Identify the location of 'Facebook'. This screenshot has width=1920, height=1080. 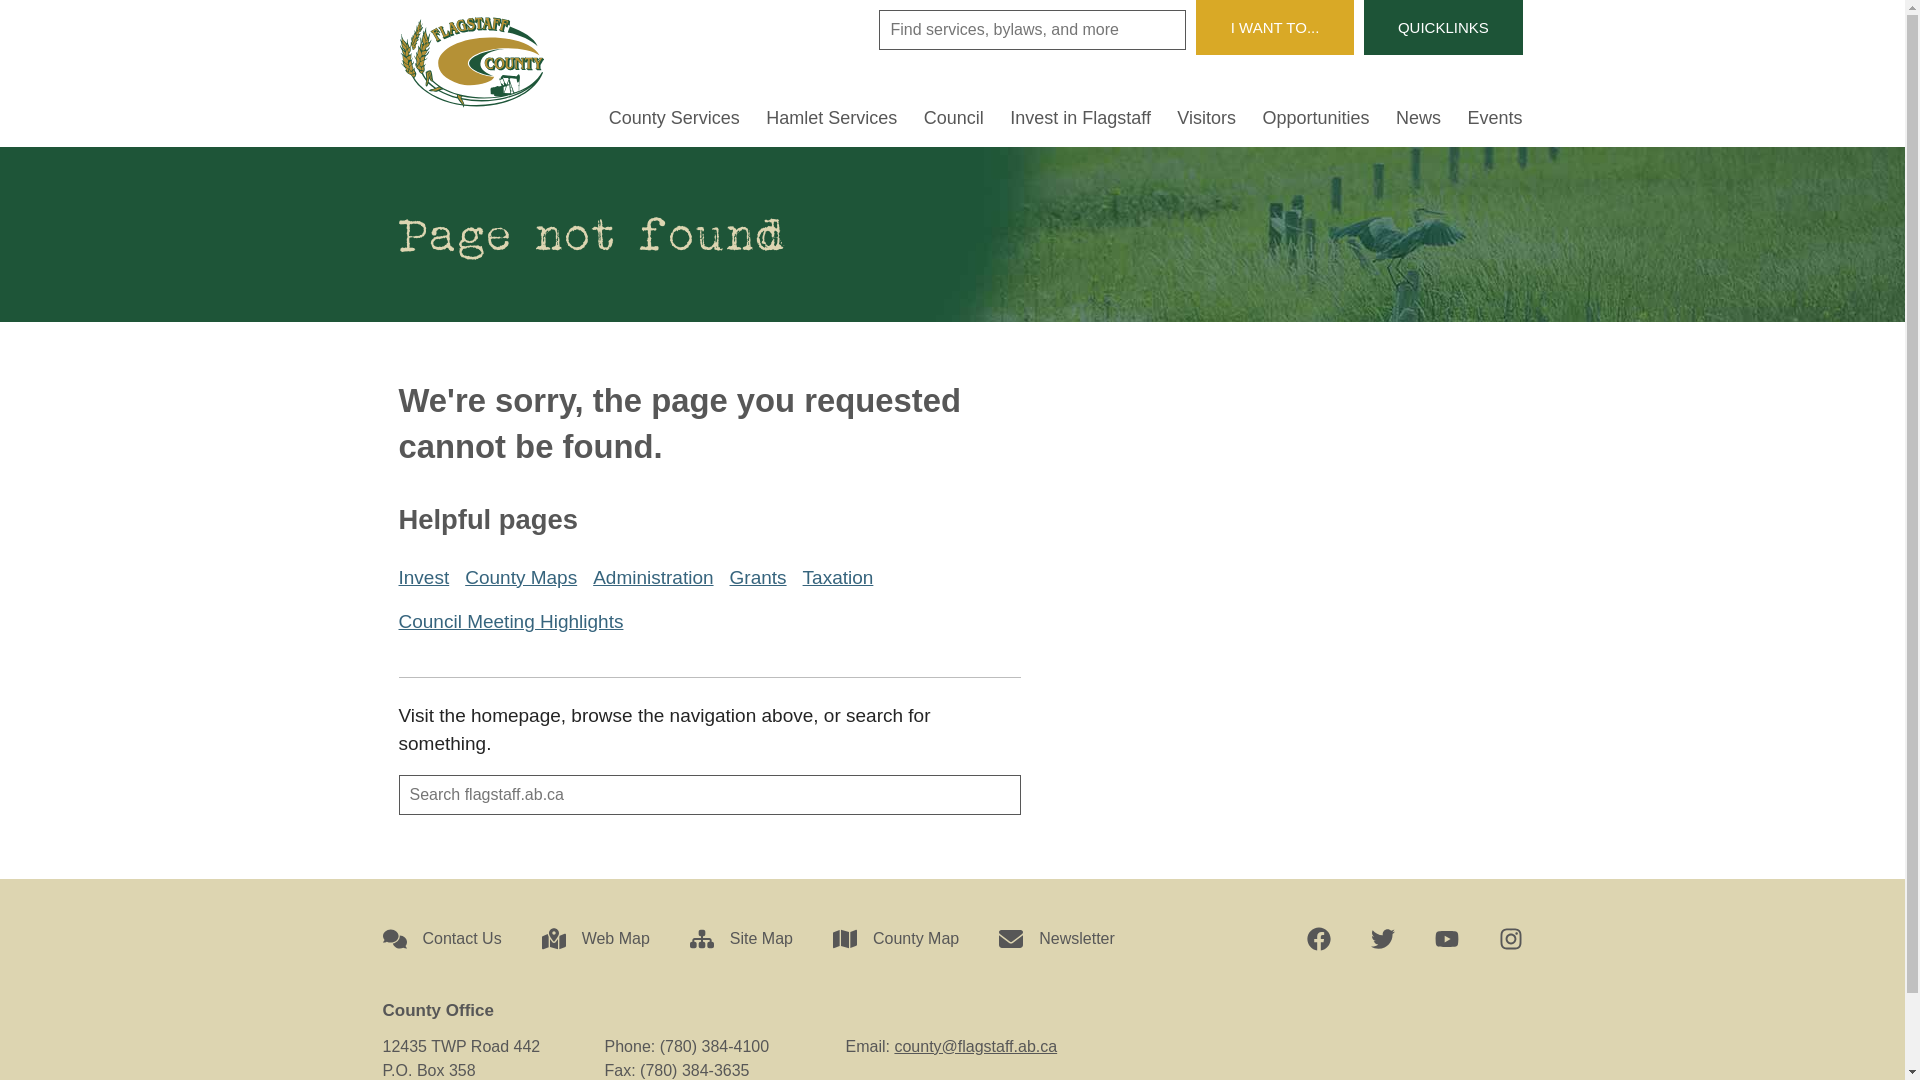
(1318, 938).